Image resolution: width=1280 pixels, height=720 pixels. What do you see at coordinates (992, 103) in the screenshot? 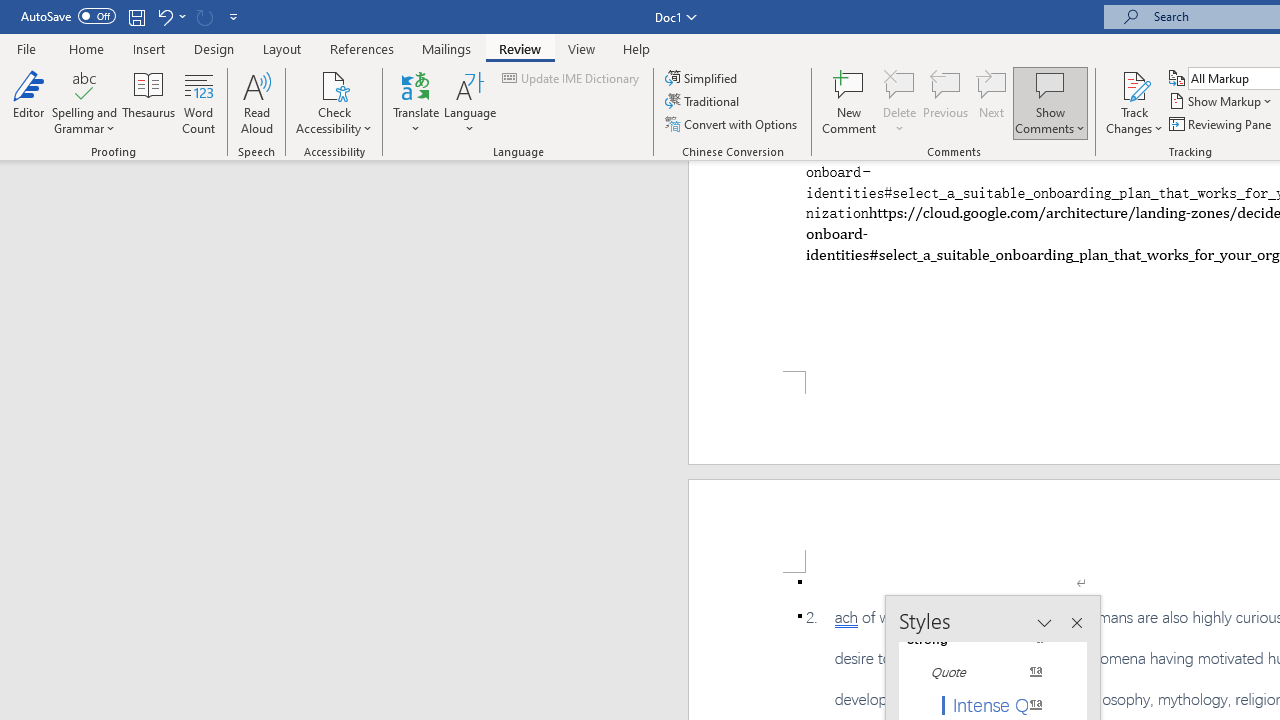
I see `'Next'` at bounding box center [992, 103].